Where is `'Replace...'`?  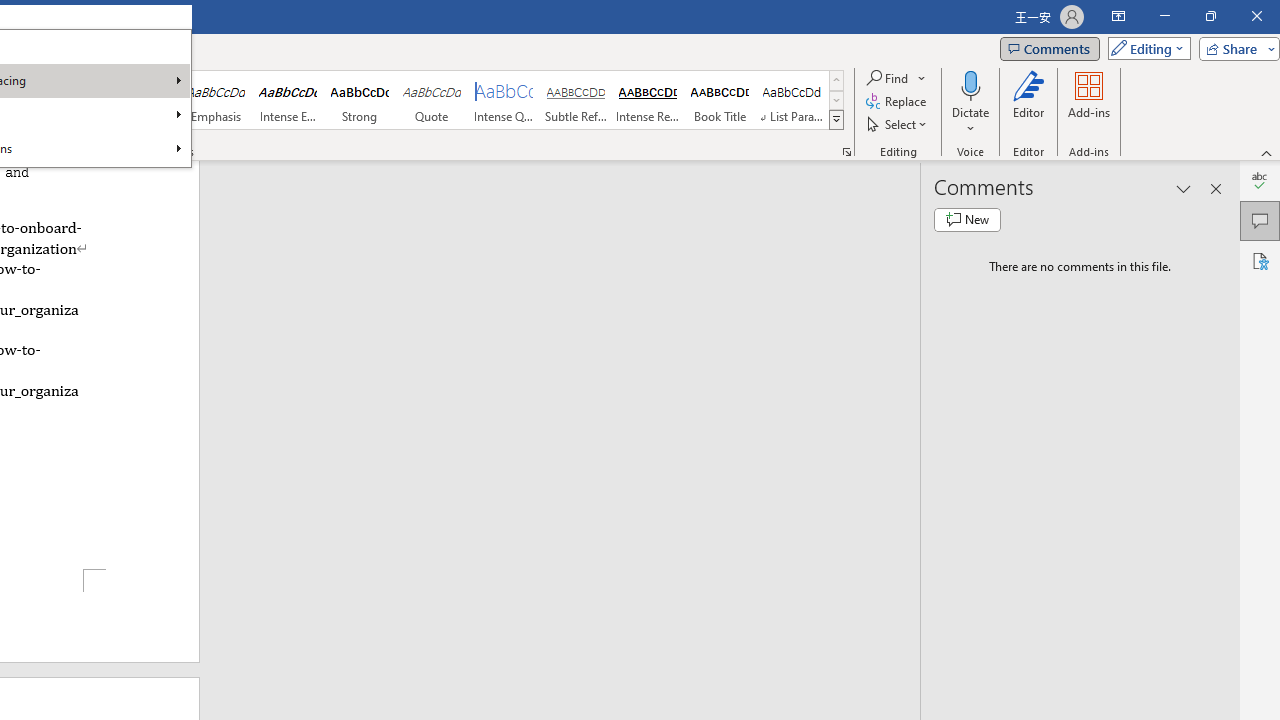 'Replace...' is located at coordinates (896, 101).